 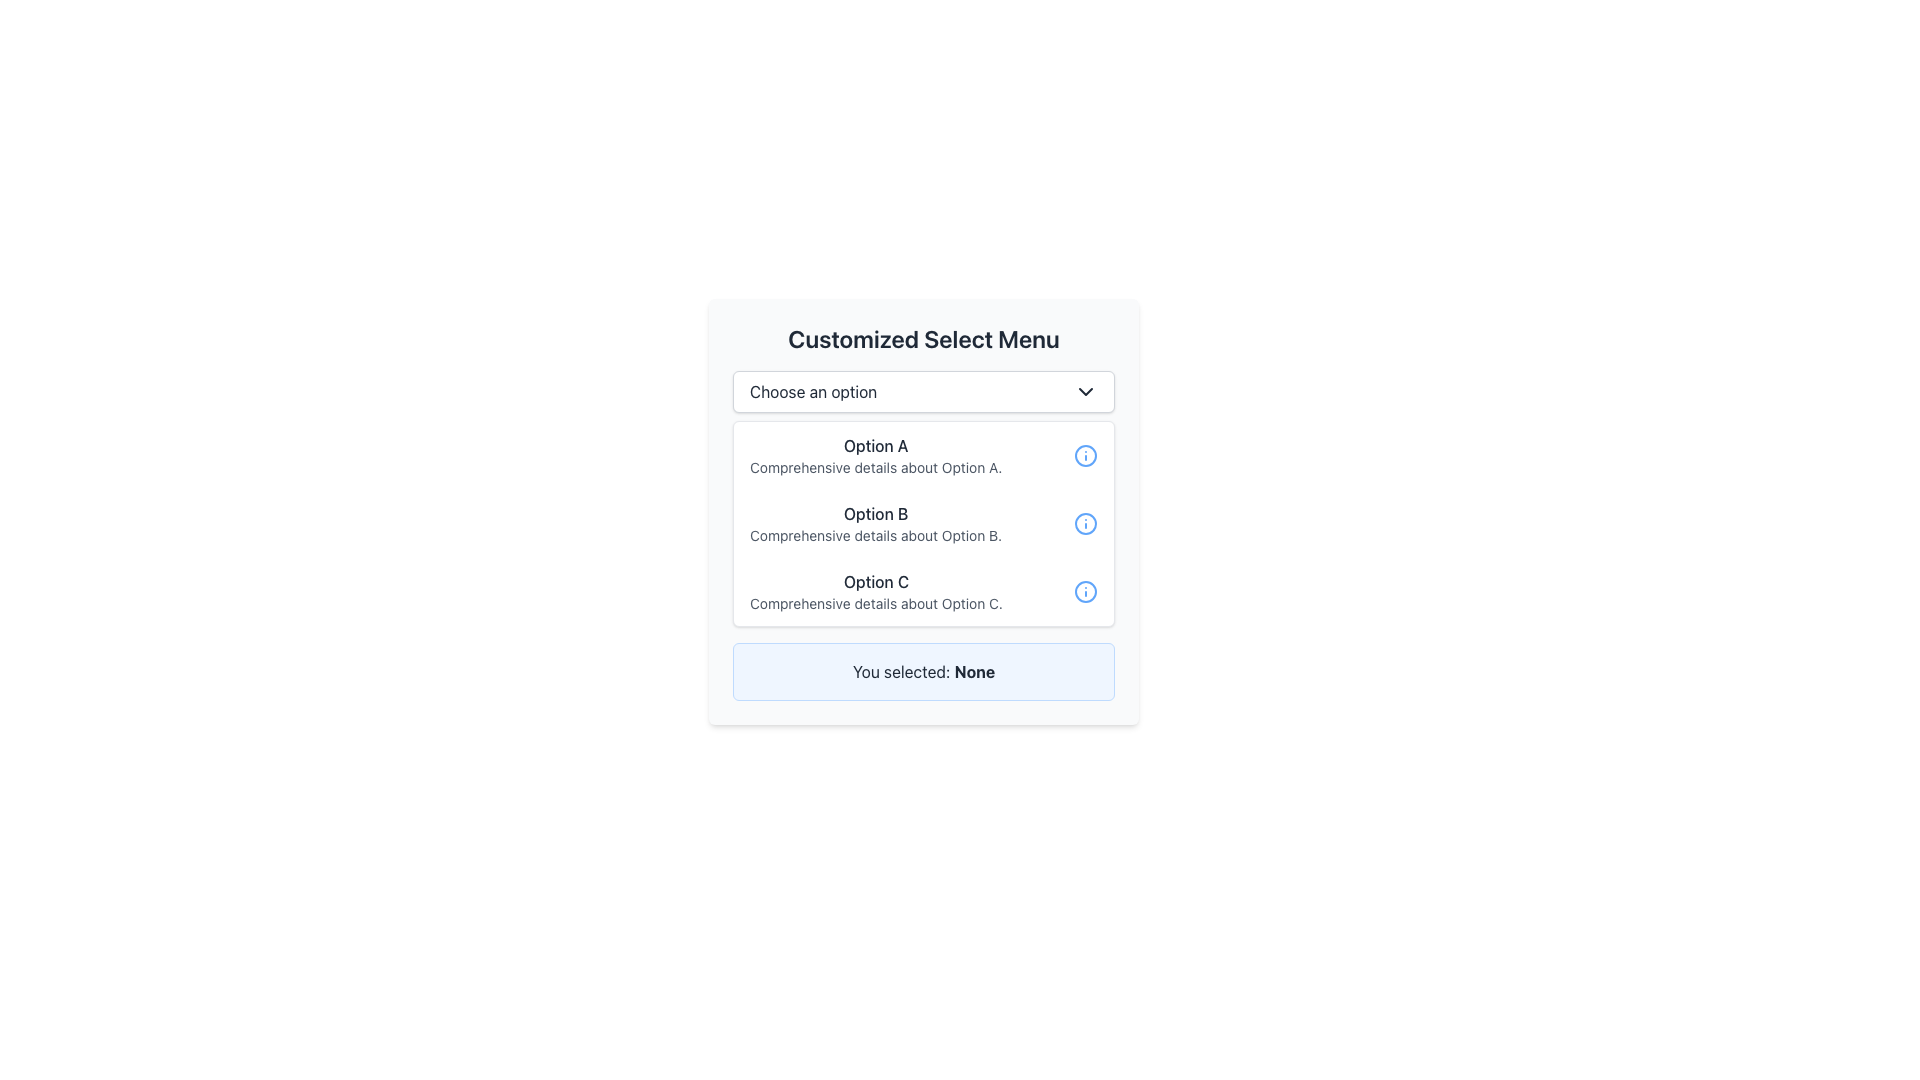 I want to click on the circular Visual icon with a thin, colored border located in the bottom-right corner of the third card labeled 'Option C', so click(x=1084, y=590).